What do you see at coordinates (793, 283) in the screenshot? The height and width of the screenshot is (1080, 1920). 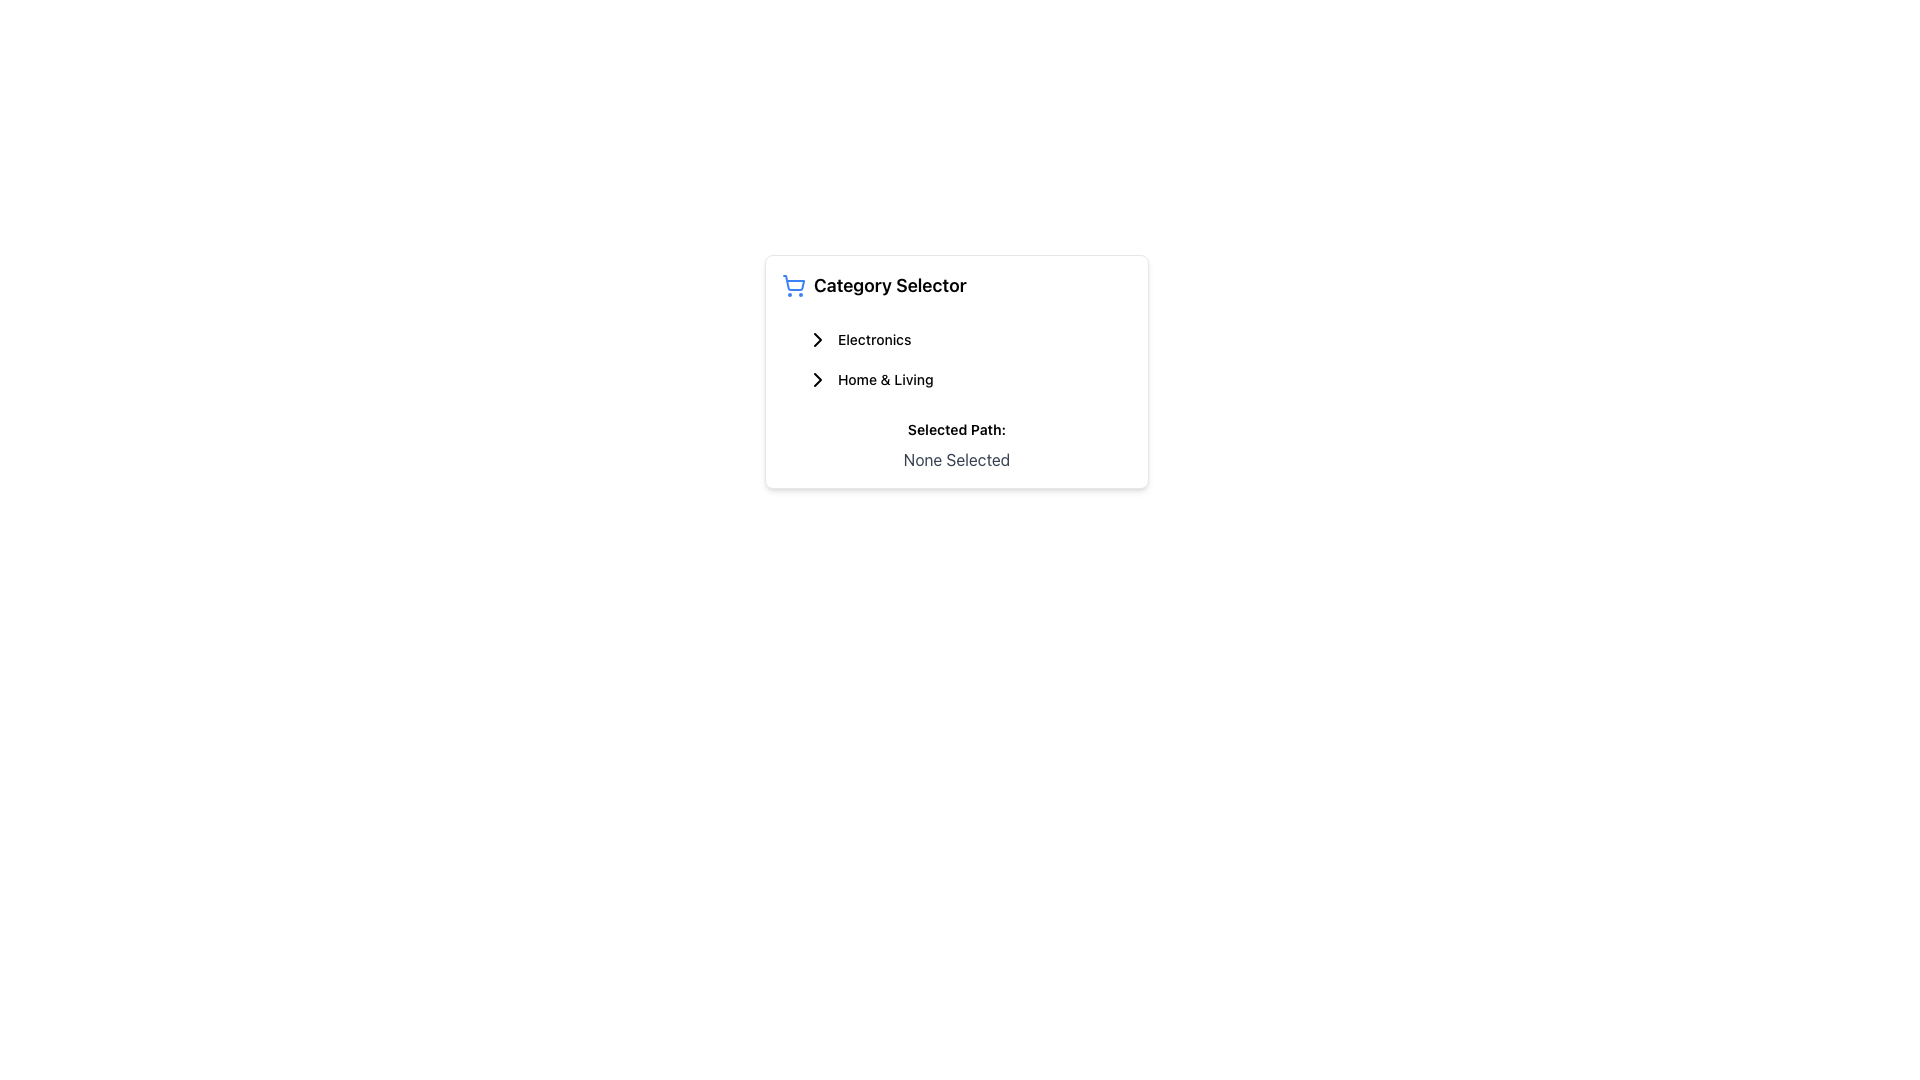 I see `the shopping cart icon with a blue outline located in the top-left segment of the 'Category Selector' panel, which is positioned right before the text 'Category Selector'` at bounding box center [793, 283].